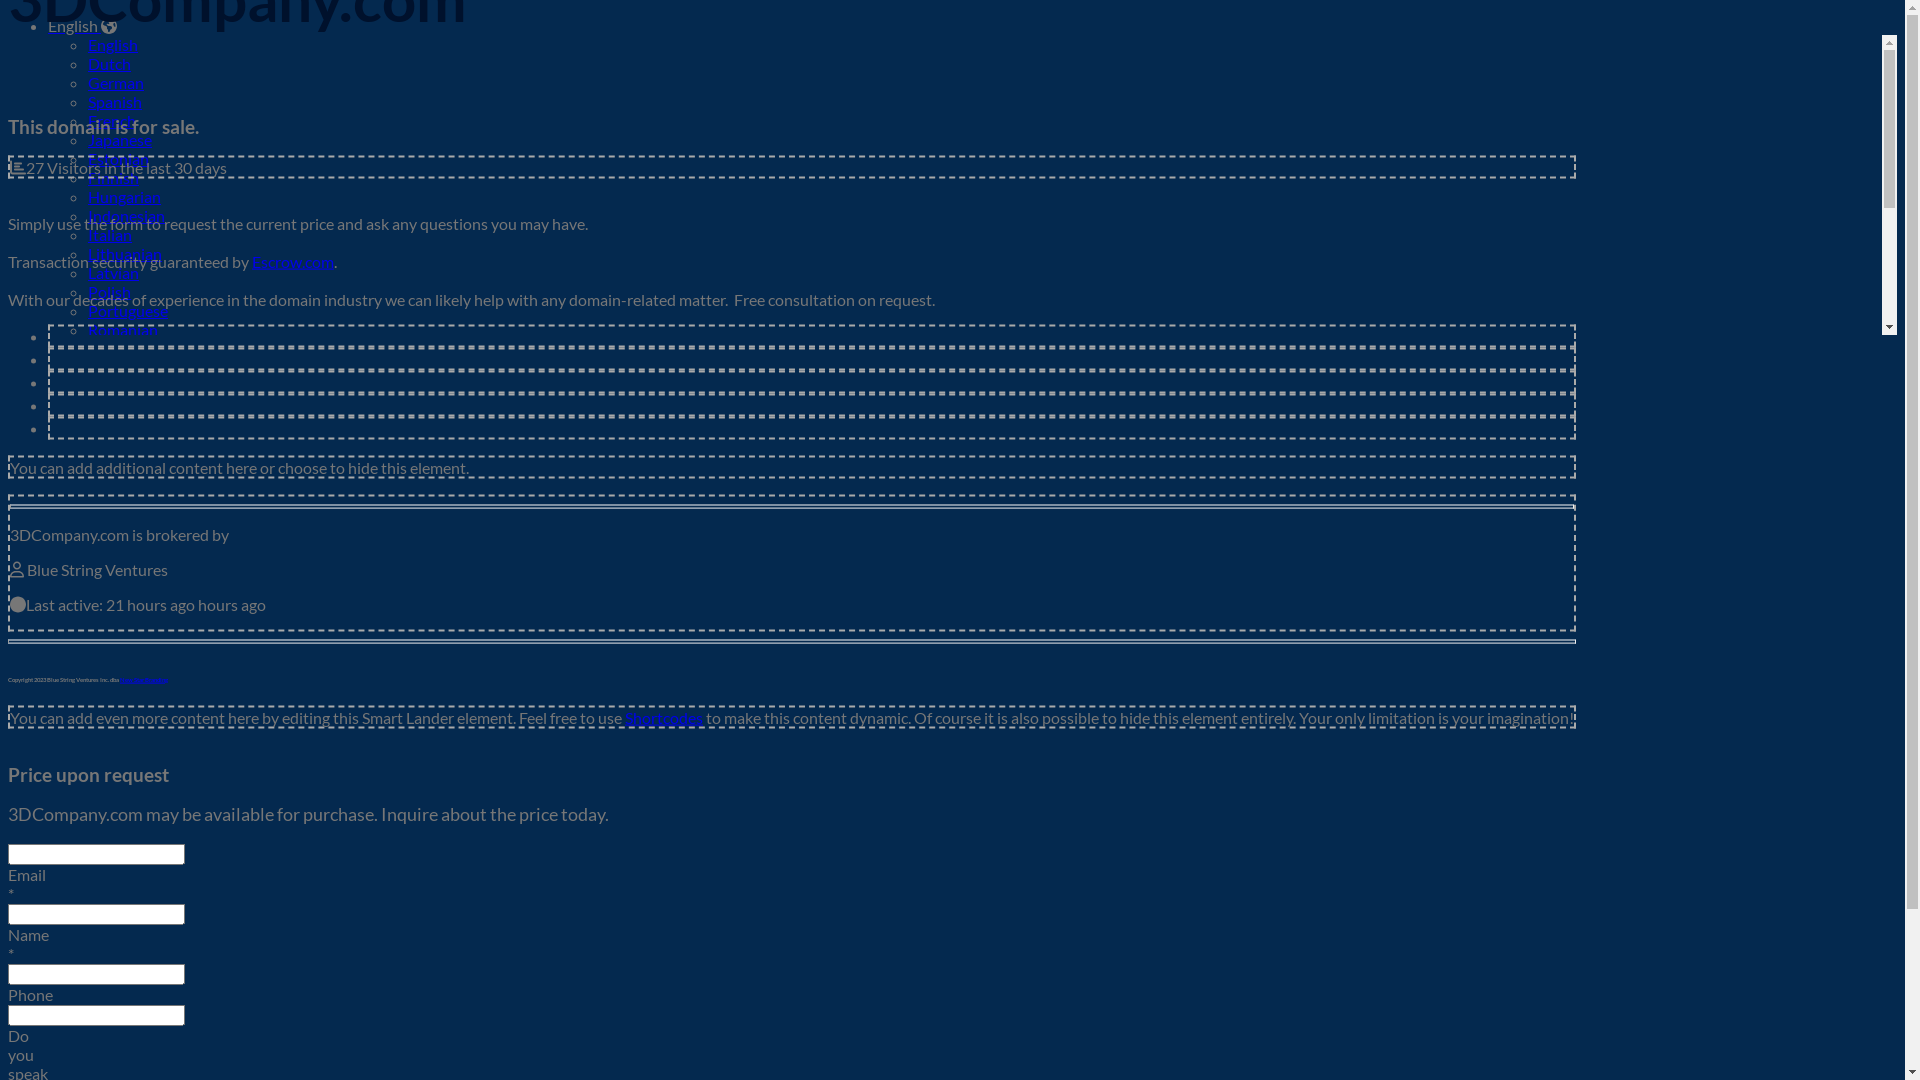 This screenshot has height=1080, width=1920. What do you see at coordinates (155, 462) in the screenshot?
I see `'Chinese (simplified)'` at bounding box center [155, 462].